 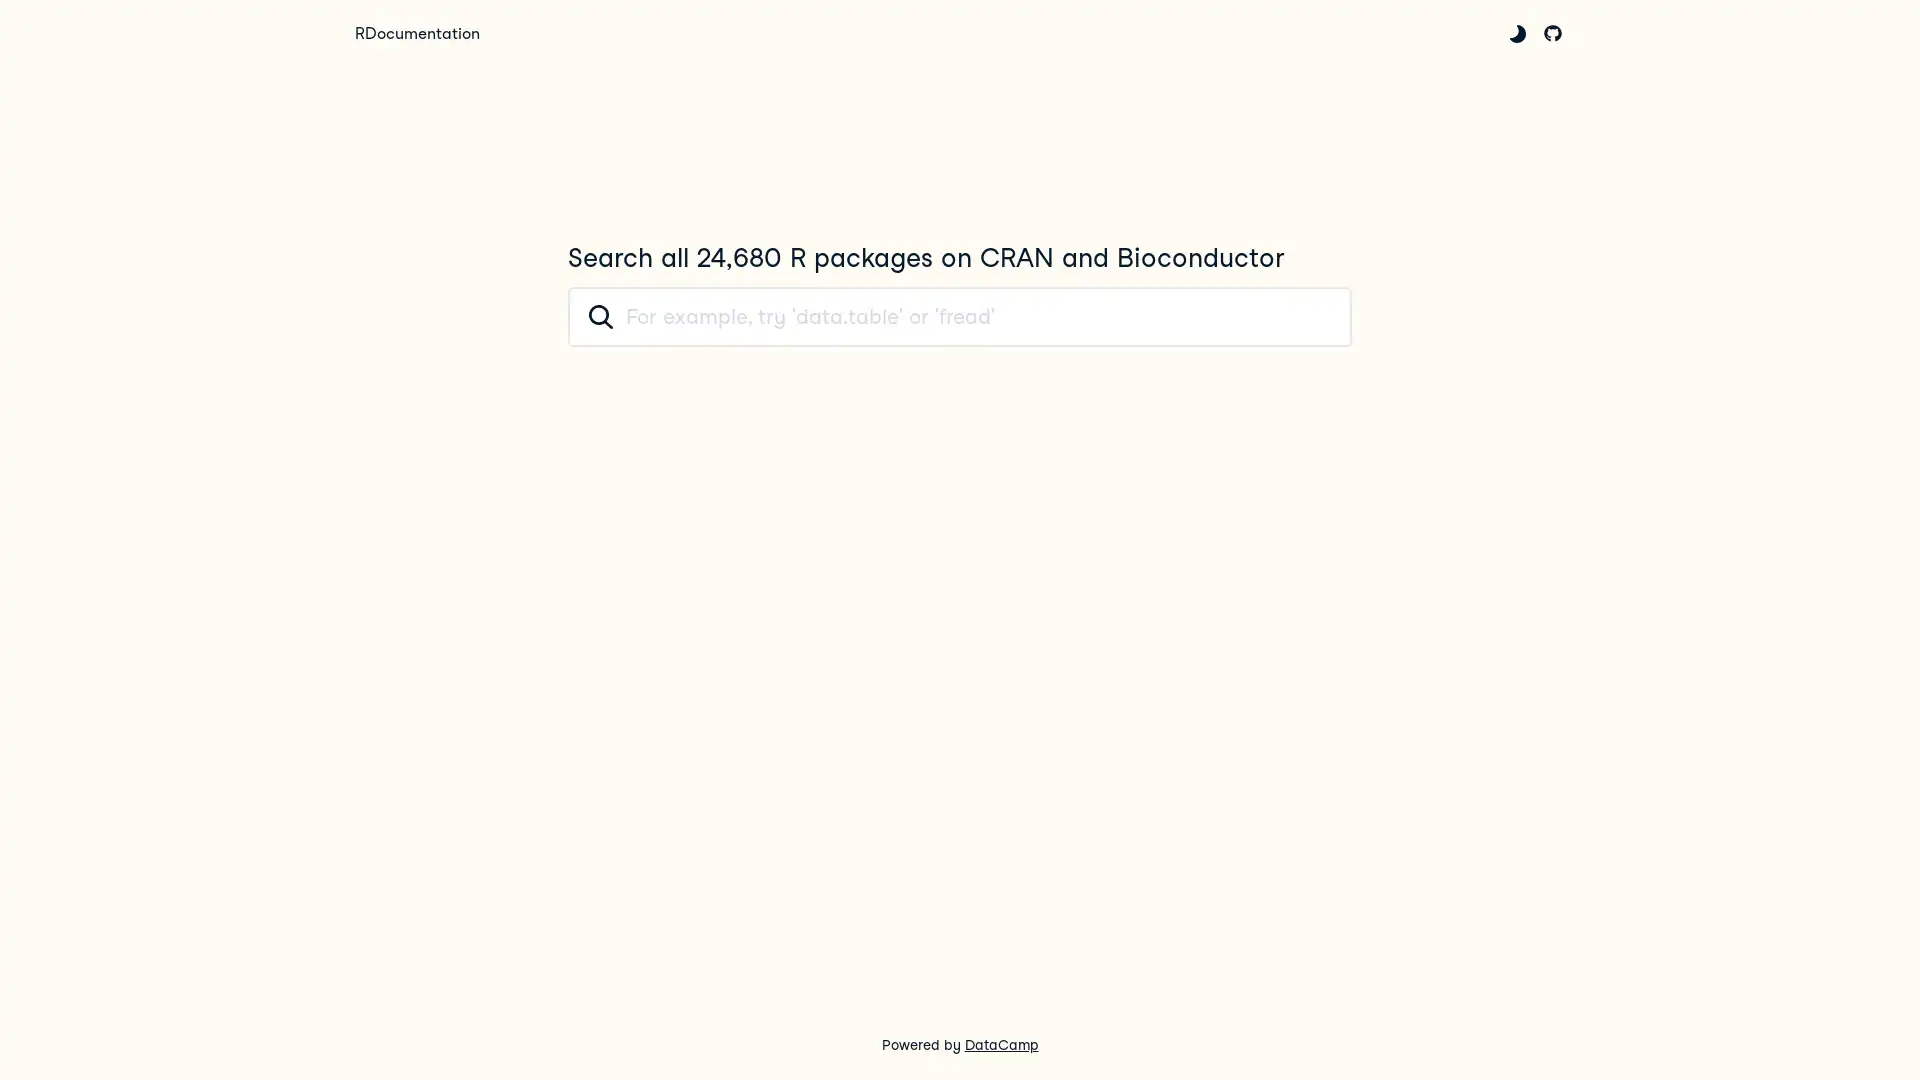 What do you see at coordinates (1517, 33) in the screenshot?
I see `toggle dark mode` at bounding box center [1517, 33].